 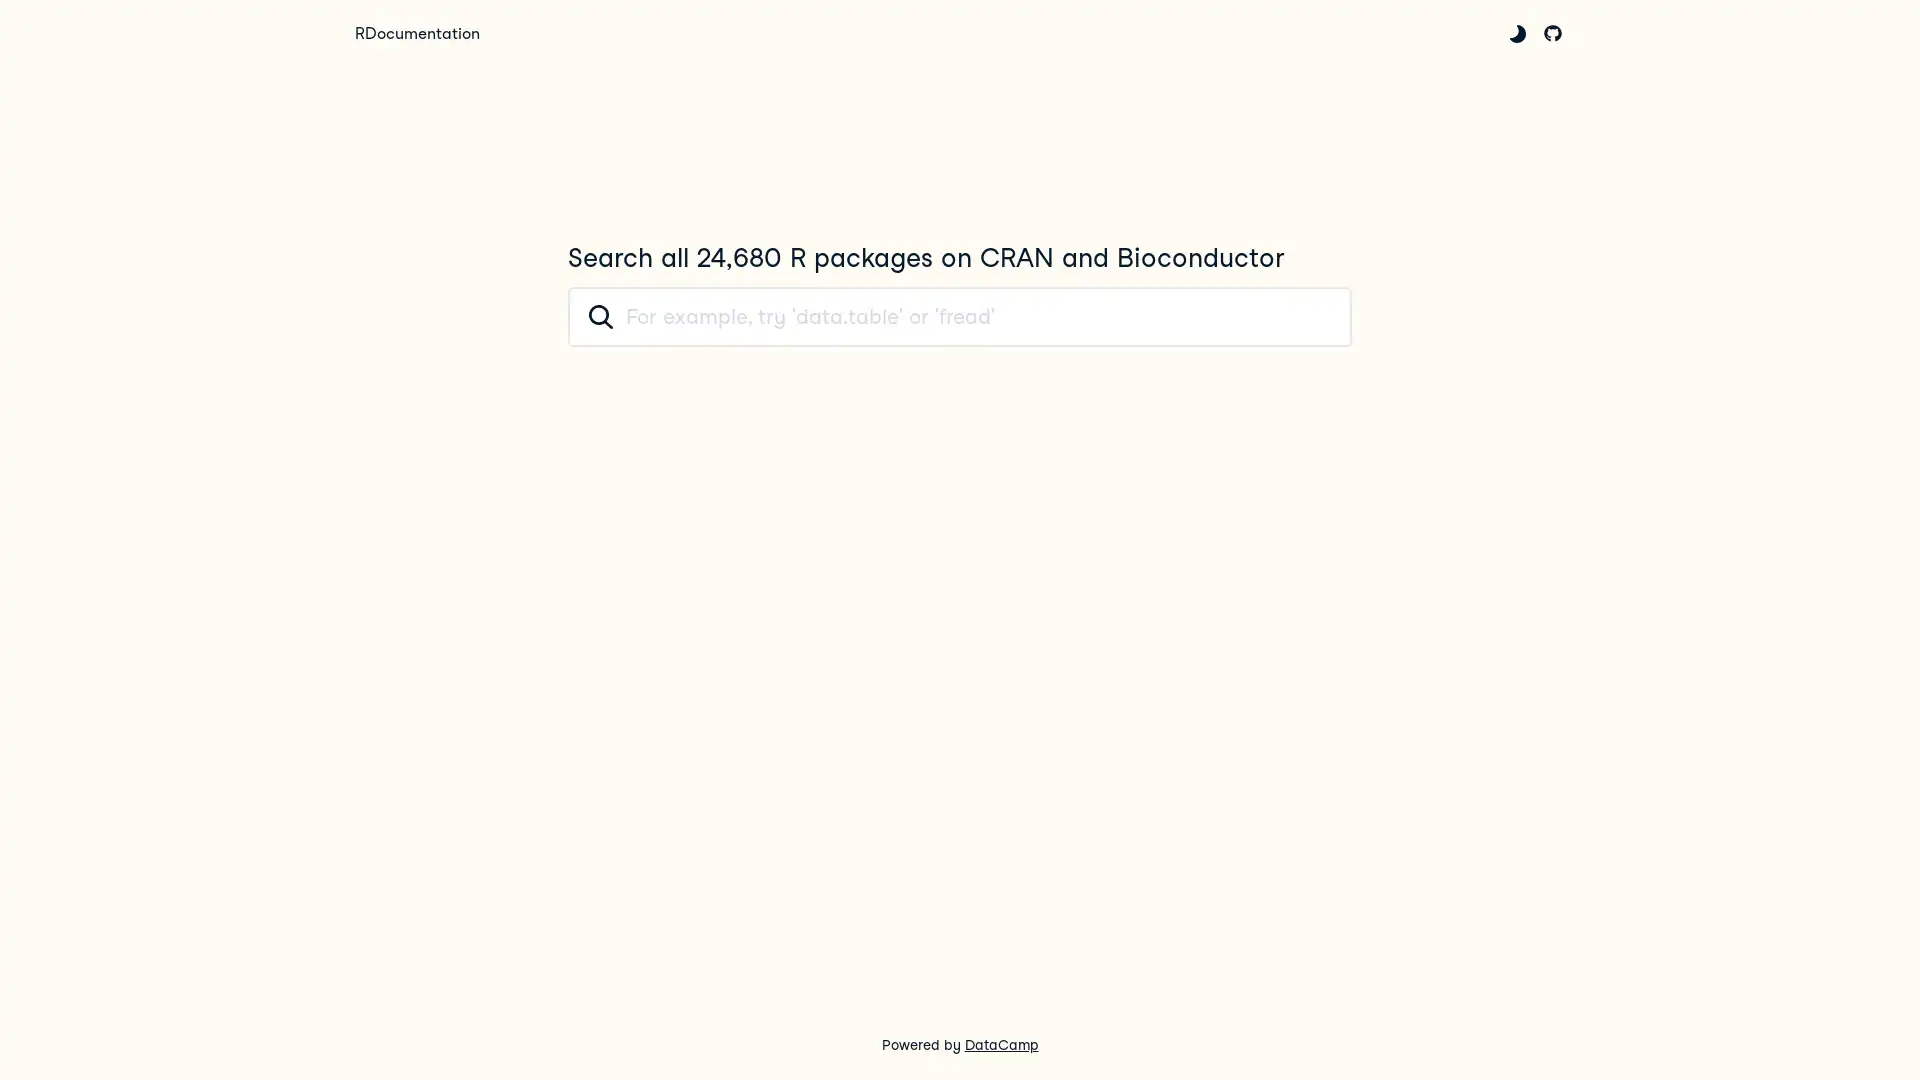 What do you see at coordinates (1517, 33) in the screenshot?
I see `toggle dark mode` at bounding box center [1517, 33].